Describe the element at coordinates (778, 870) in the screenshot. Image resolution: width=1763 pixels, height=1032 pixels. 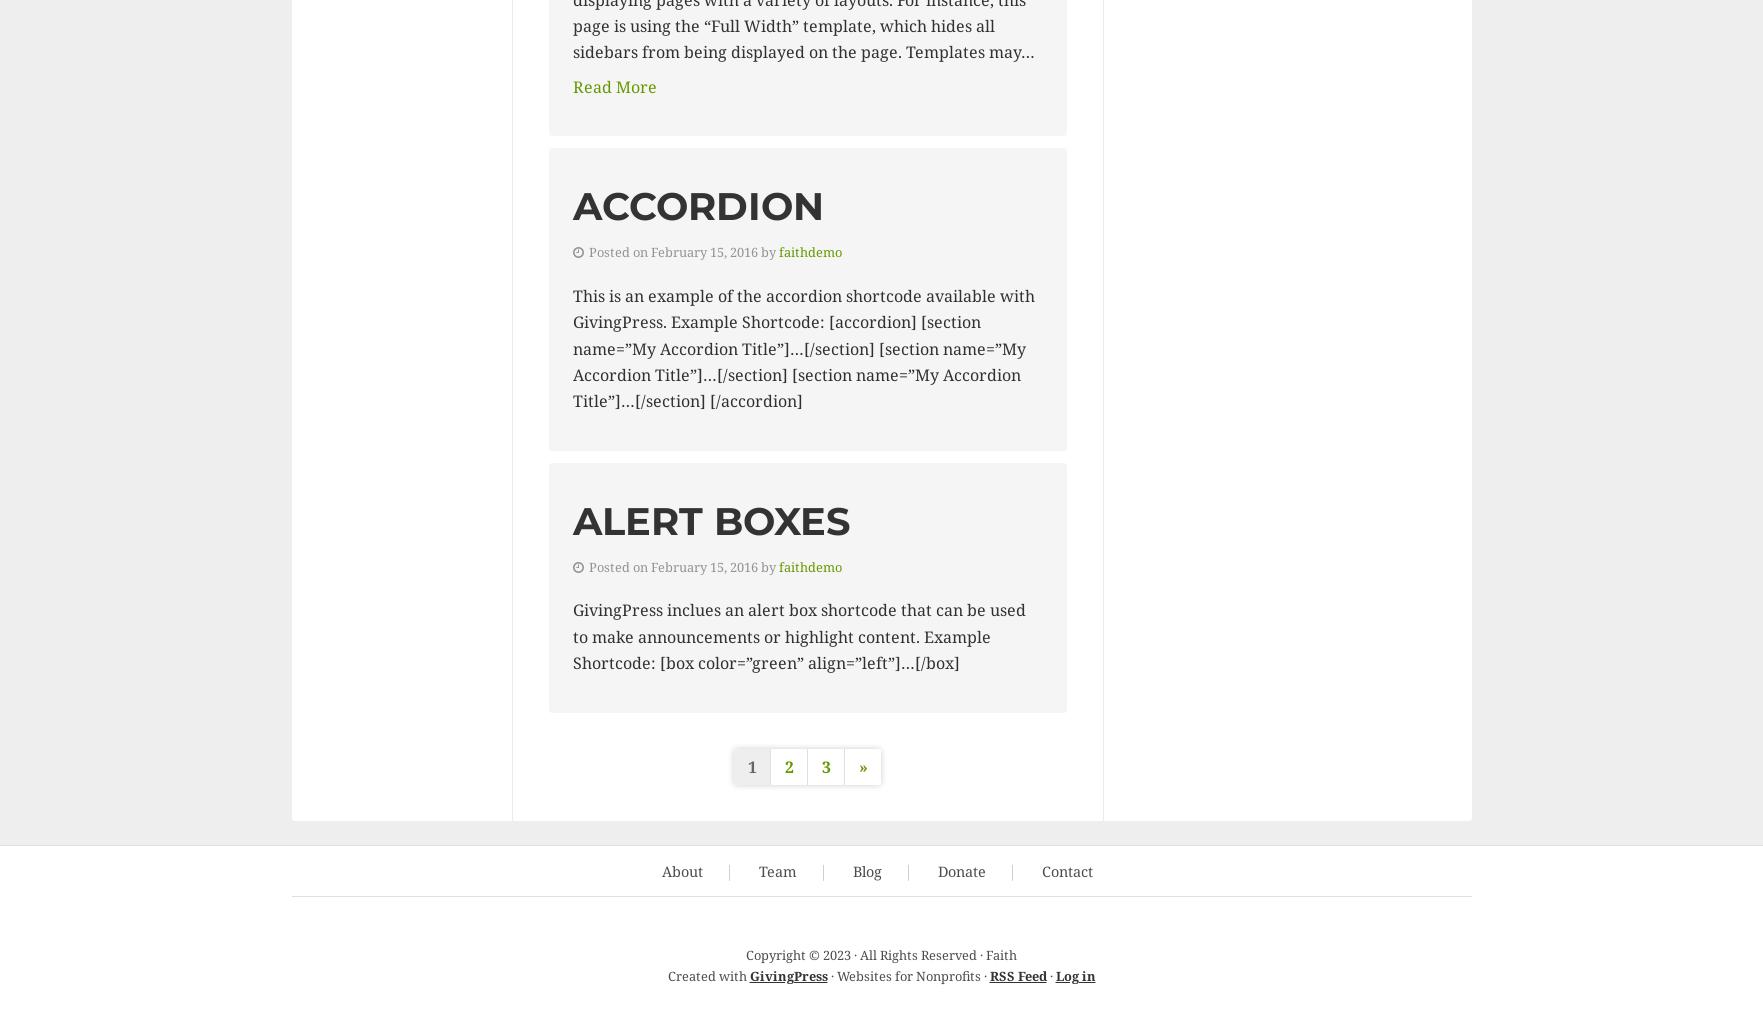
I see `'Team'` at that location.